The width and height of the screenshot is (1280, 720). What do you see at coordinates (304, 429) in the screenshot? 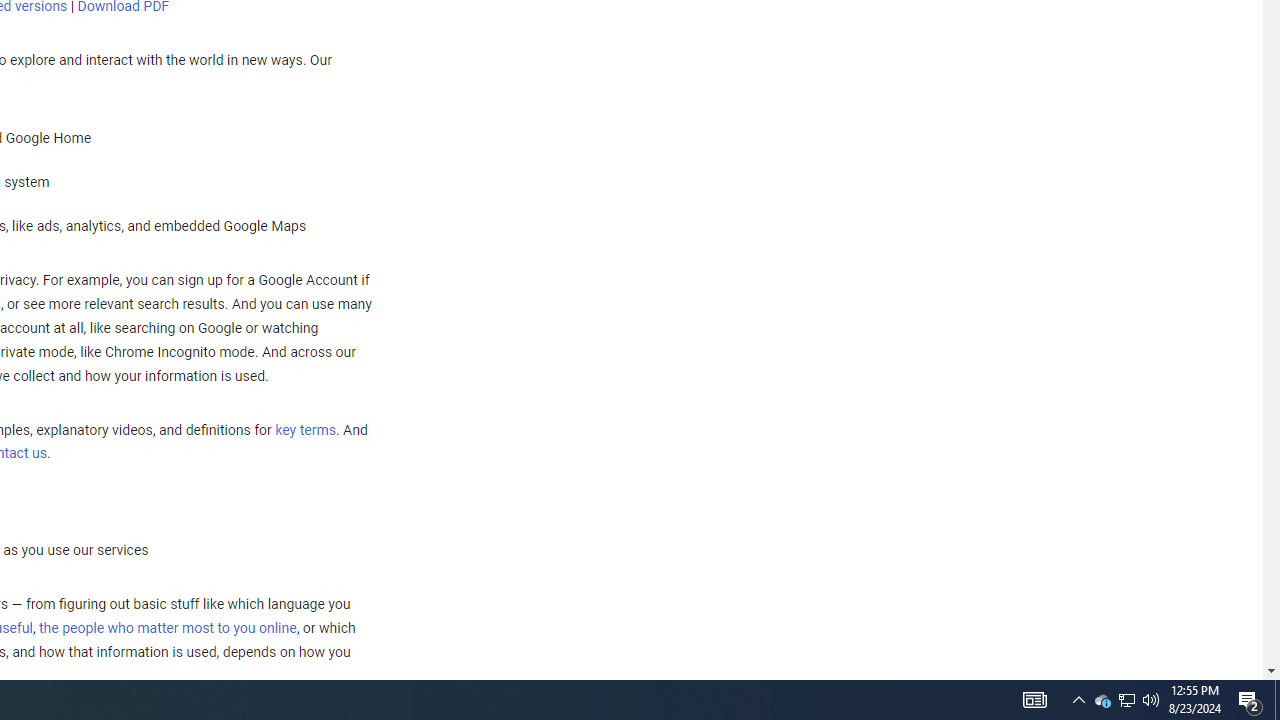
I see `'key terms'` at bounding box center [304, 429].